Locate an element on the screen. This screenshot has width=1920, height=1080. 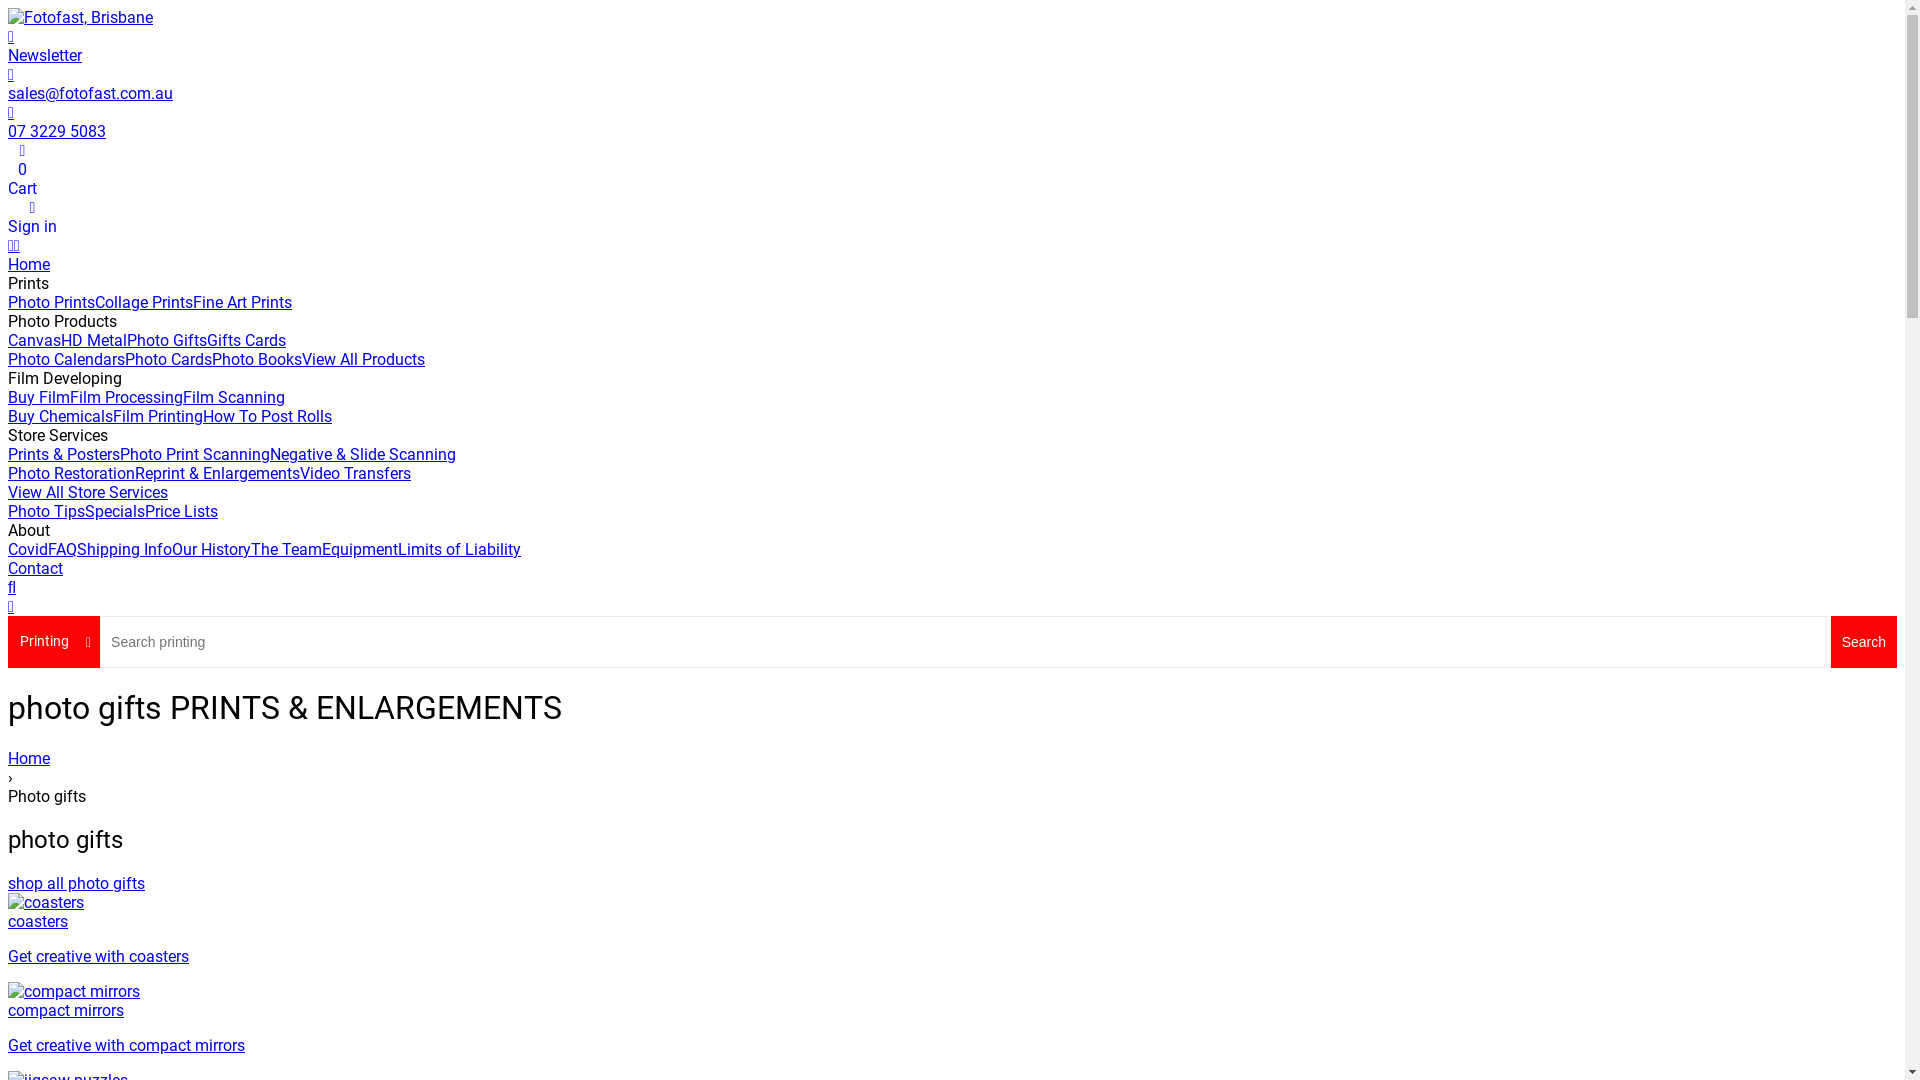
'compact mirrors is located at coordinates (951, 1018).